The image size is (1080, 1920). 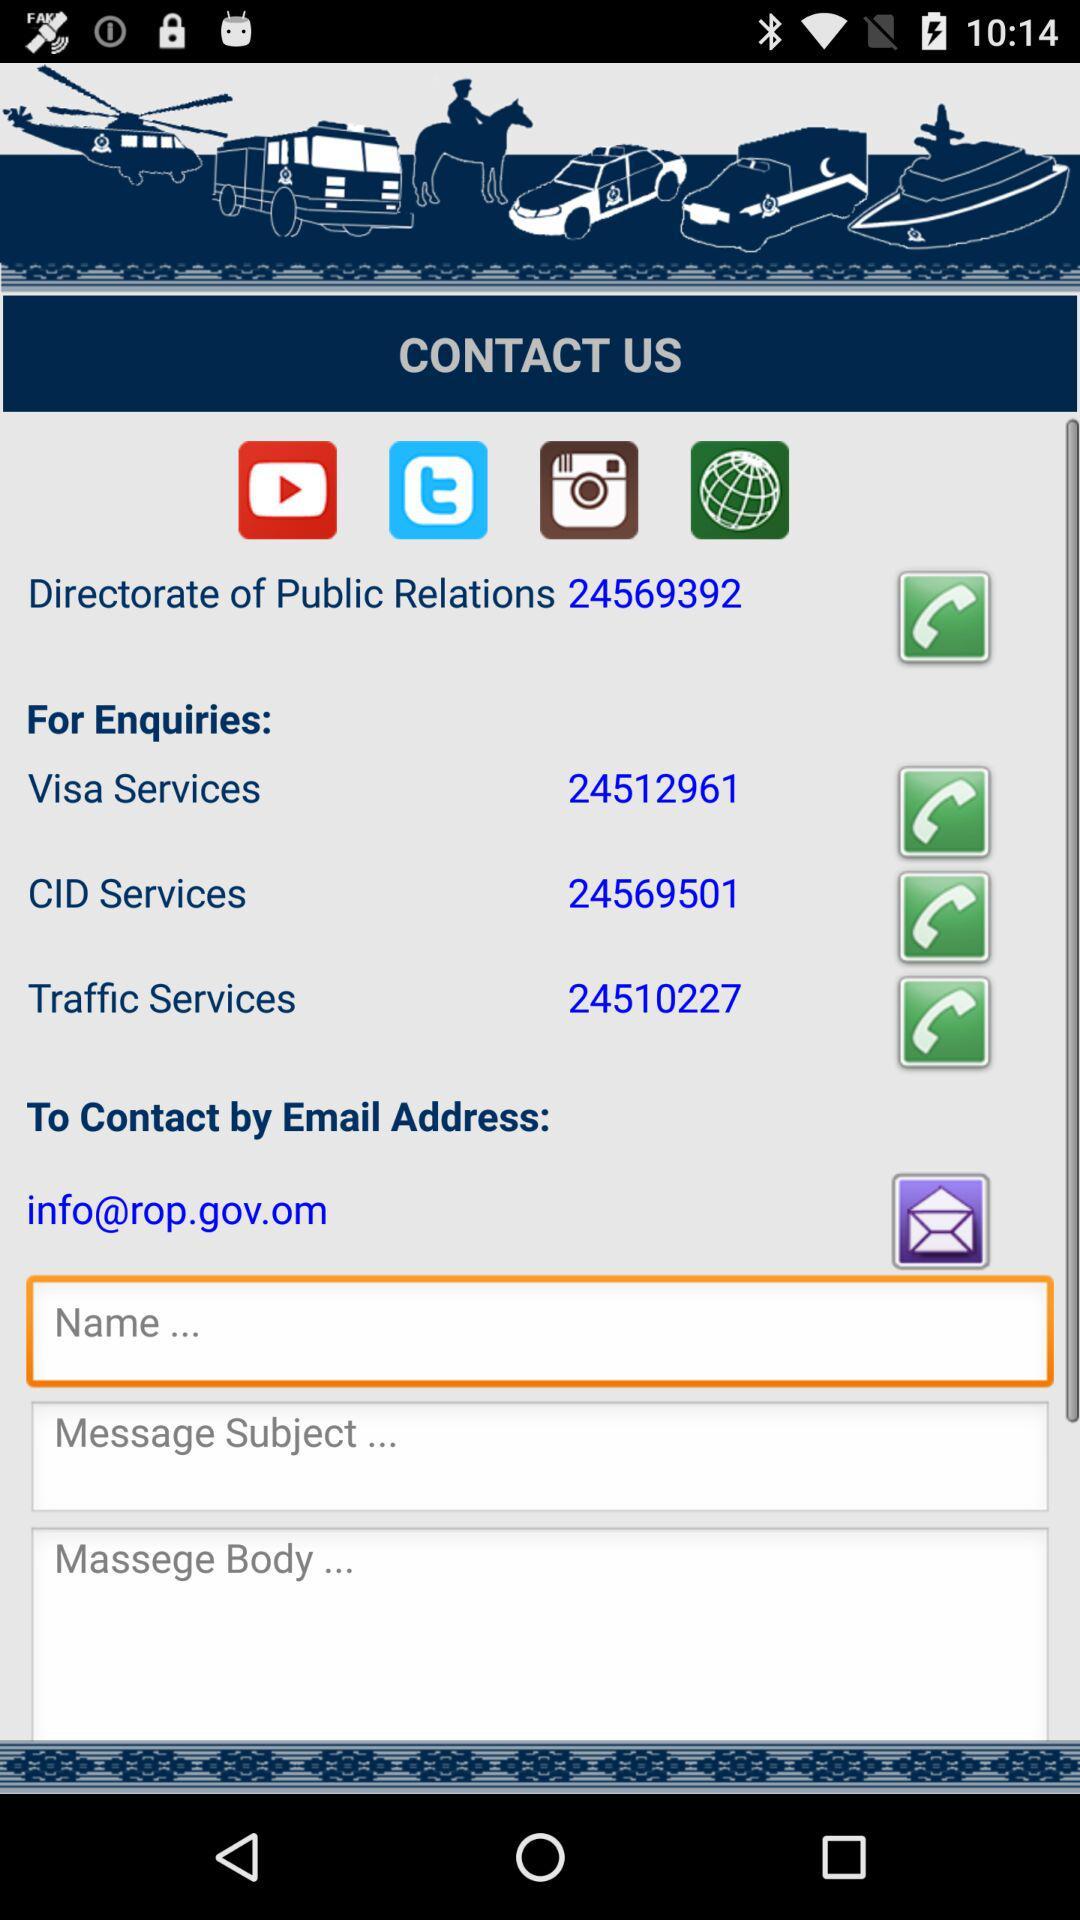 What do you see at coordinates (944, 1022) in the screenshot?
I see `calls the number listed` at bounding box center [944, 1022].